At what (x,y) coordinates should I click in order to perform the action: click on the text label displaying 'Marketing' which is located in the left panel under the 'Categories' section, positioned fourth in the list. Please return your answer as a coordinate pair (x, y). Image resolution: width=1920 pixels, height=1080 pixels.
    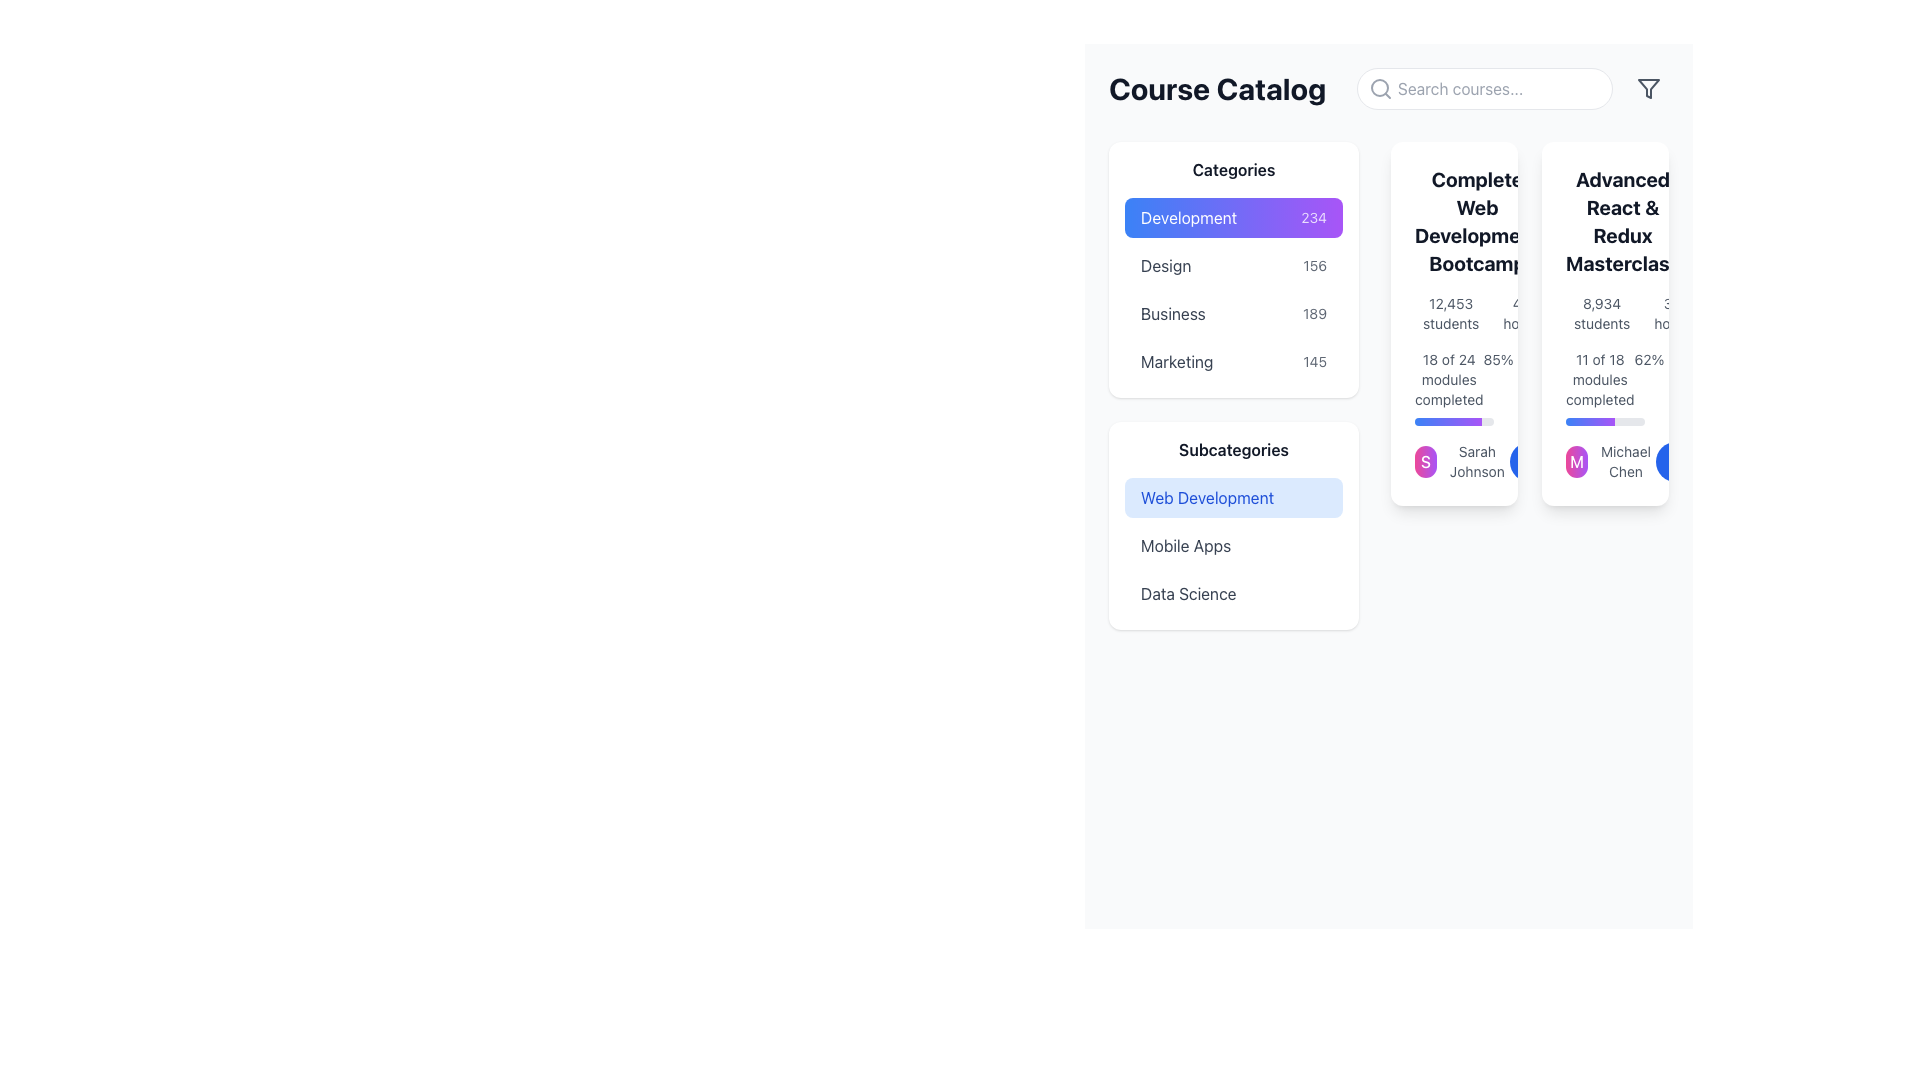
    Looking at the image, I should click on (1177, 362).